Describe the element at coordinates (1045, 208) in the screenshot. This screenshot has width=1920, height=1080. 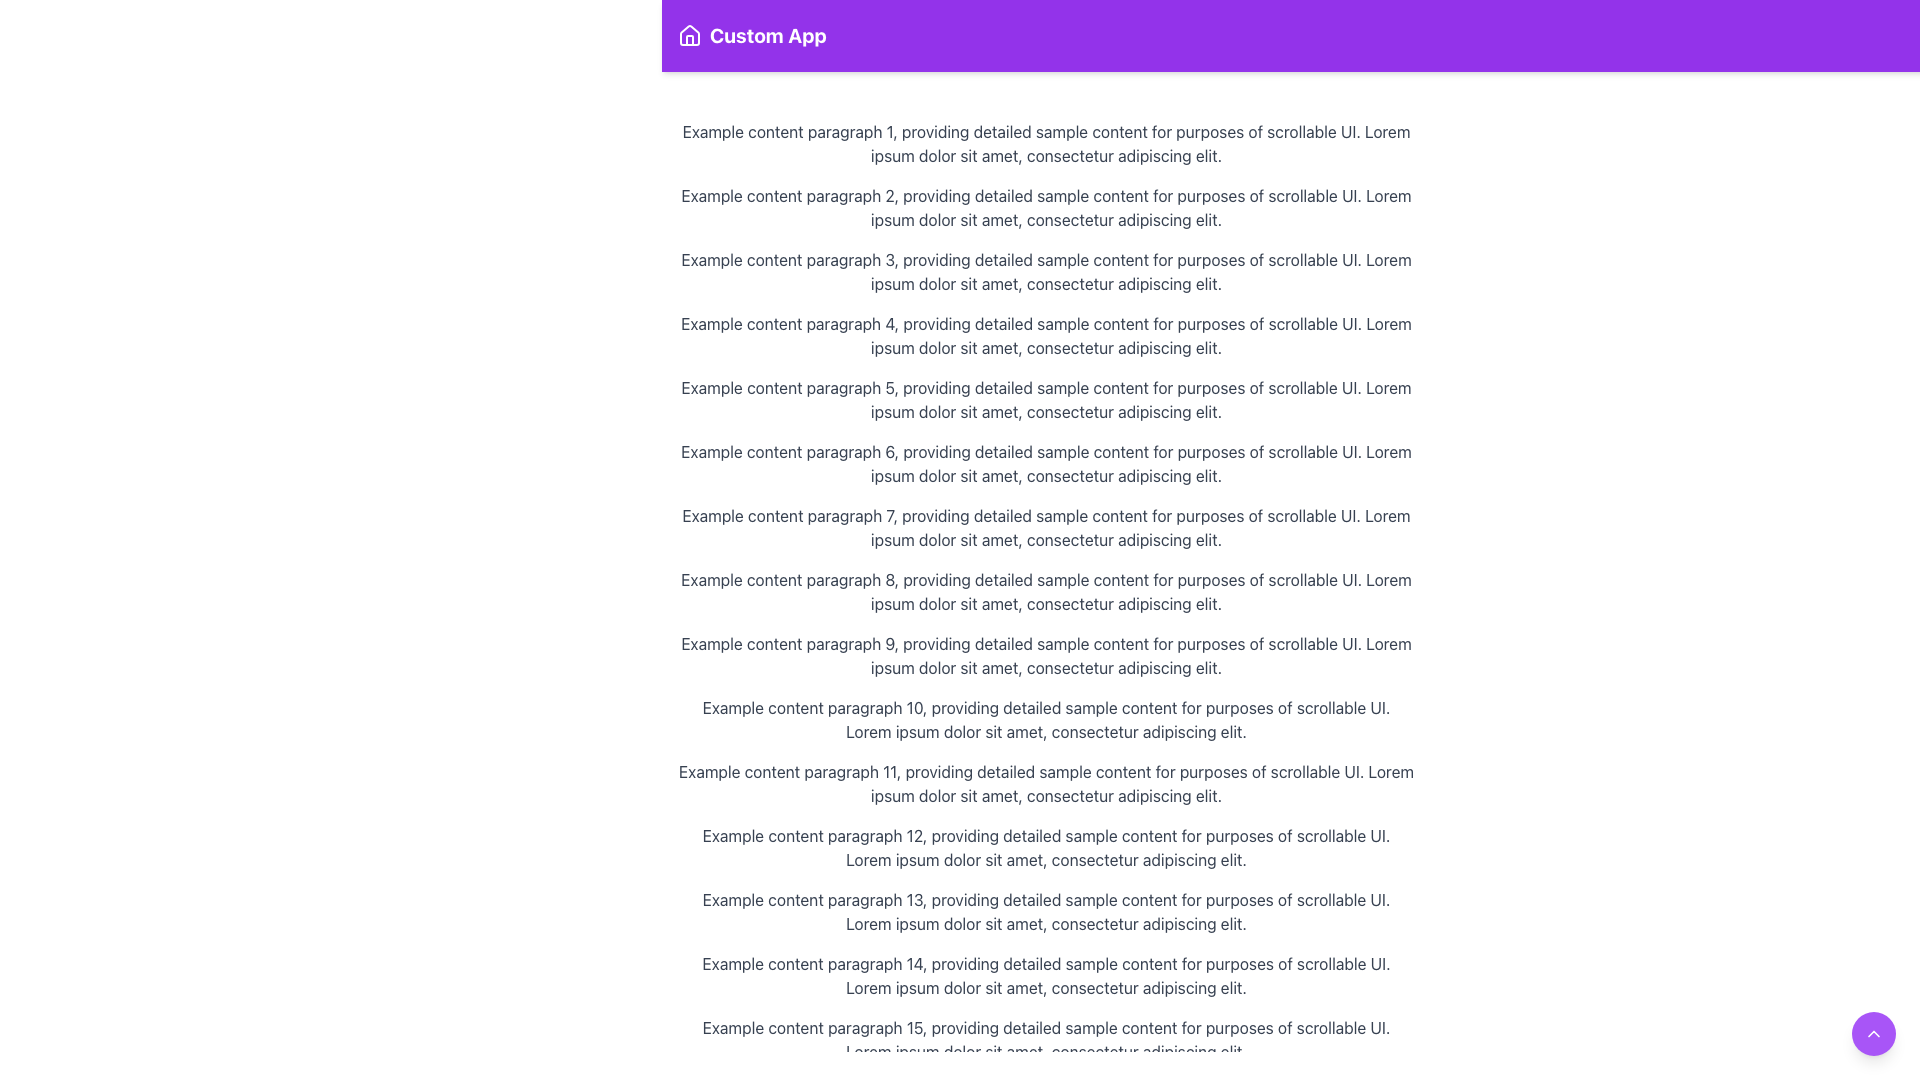
I see `the second static text display element, which provides context or data to users and is positioned below the first paragraph in the upper-central part of the interface` at that location.